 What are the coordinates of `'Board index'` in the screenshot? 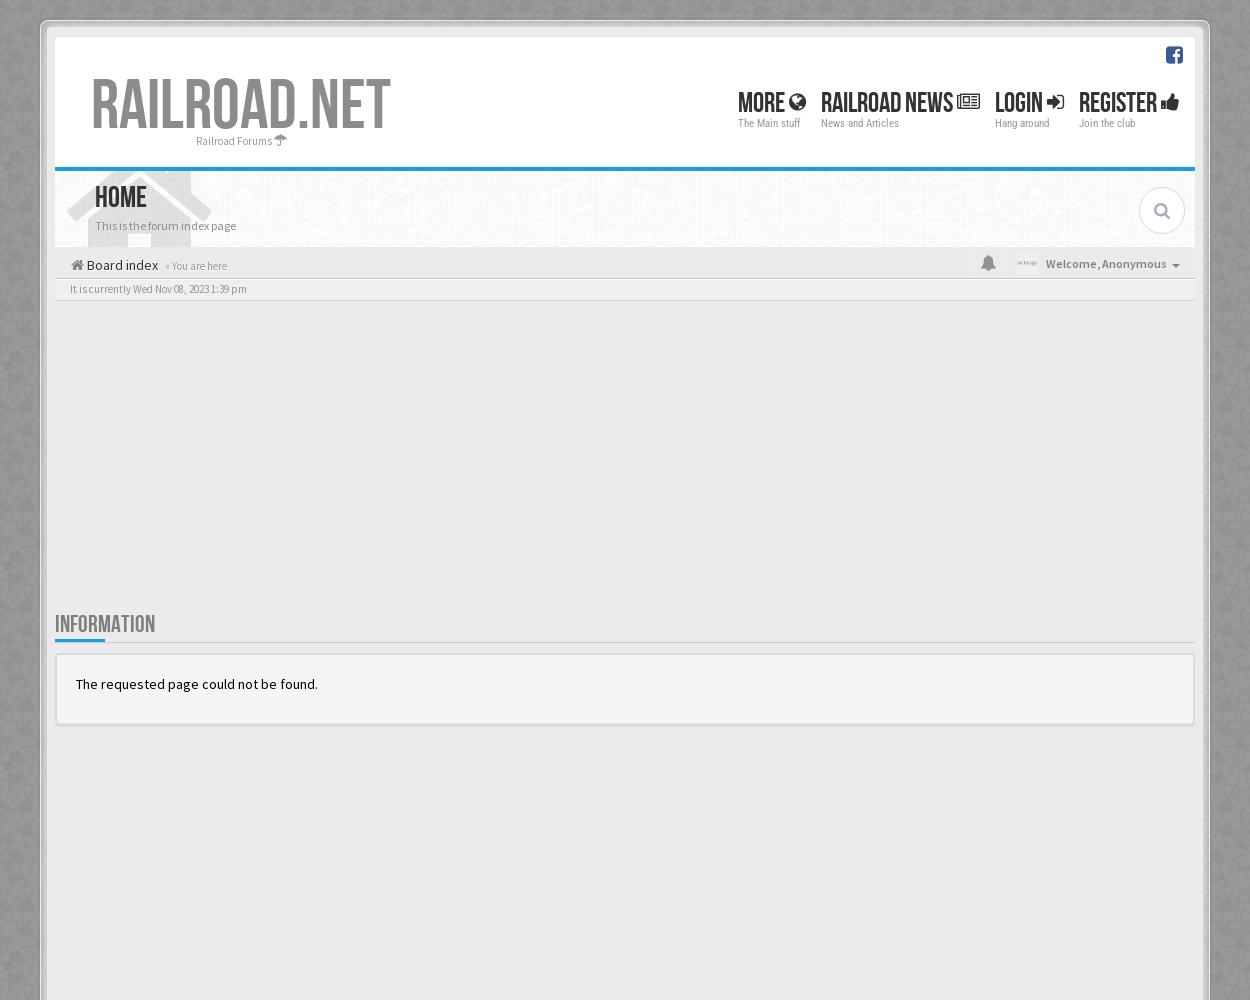 It's located at (120, 265).